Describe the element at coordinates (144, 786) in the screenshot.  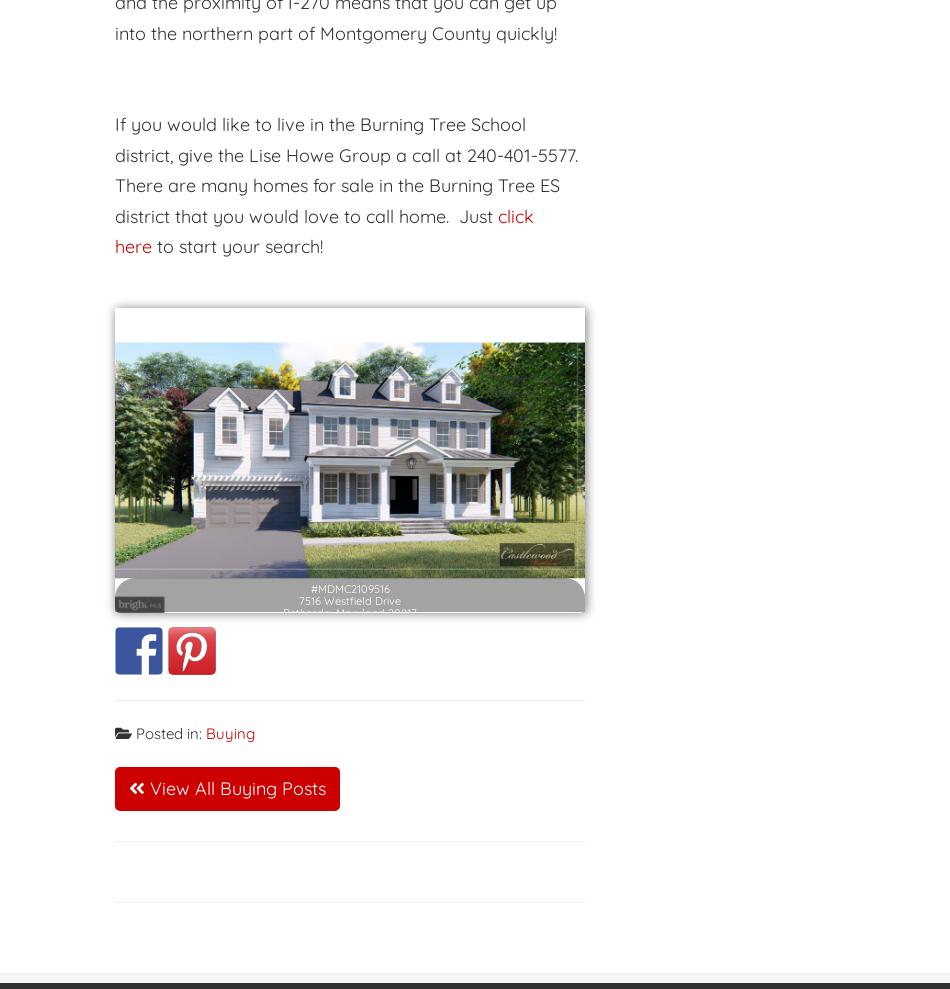
I see `'View All Buying Posts'` at that location.